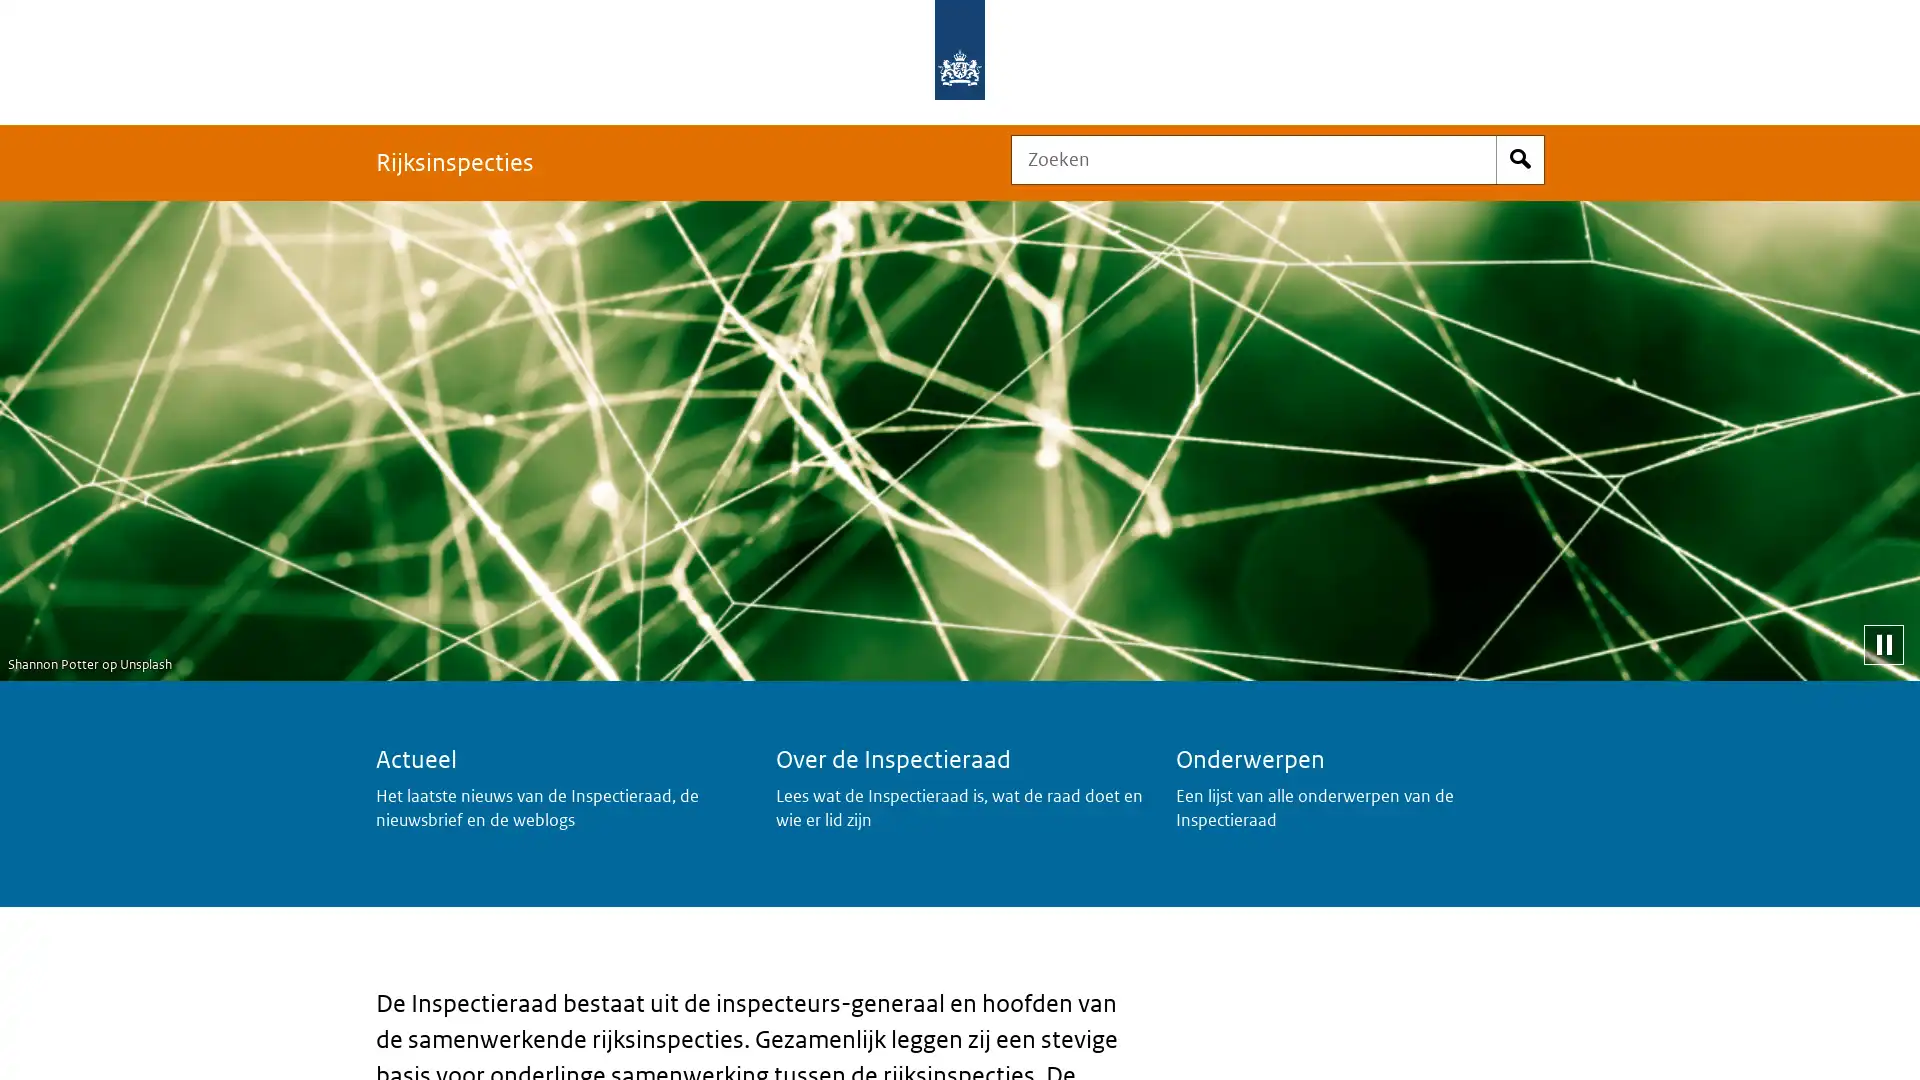 This screenshot has height=1080, width=1920. What do you see at coordinates (1882, 644) in the screenshot?
I see `Pauzeer diashow` at bounding box center [1882, 644].